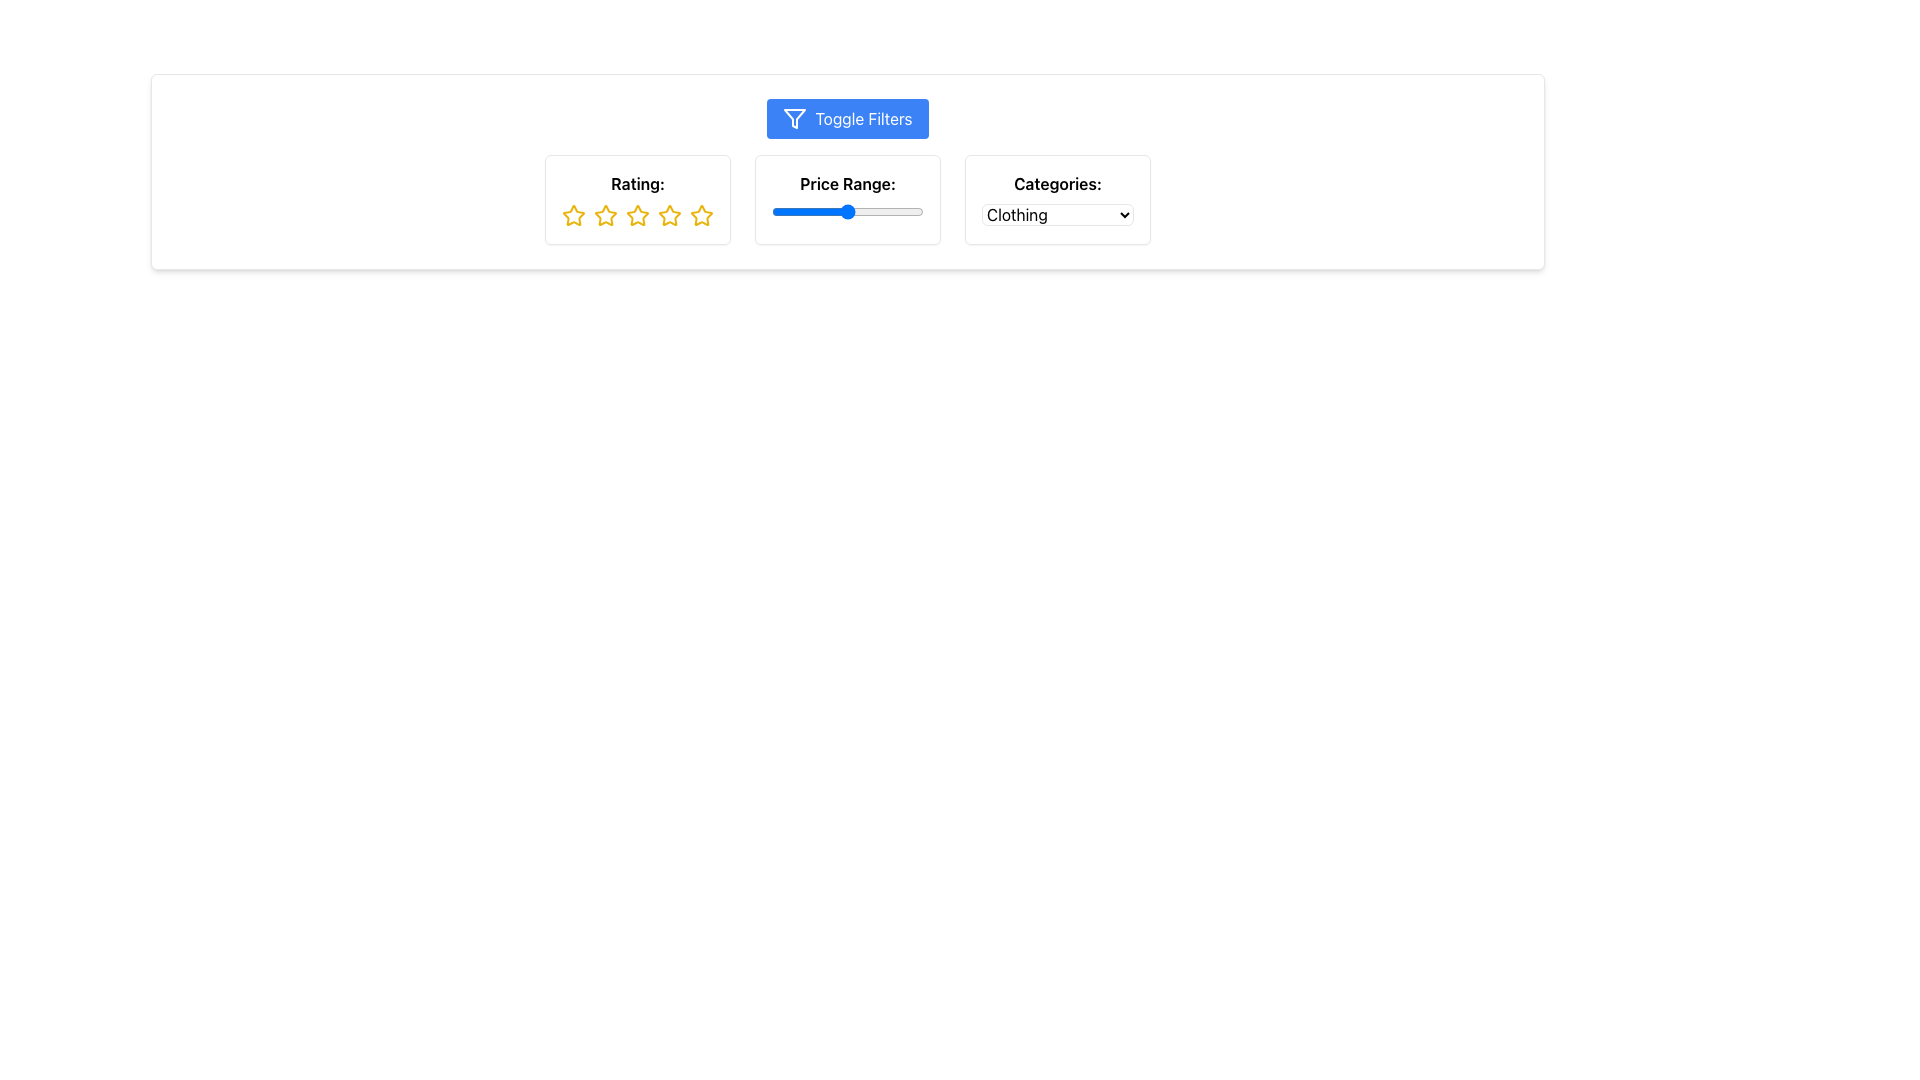 This screenshot has width=1920, height=1080. Describe the element at coordinates (794, 119) in the screenshot. I see `the filter action symbol located at the center of the 'Toggle Filters' button, which is positioned at the top of the user interface` at that location.